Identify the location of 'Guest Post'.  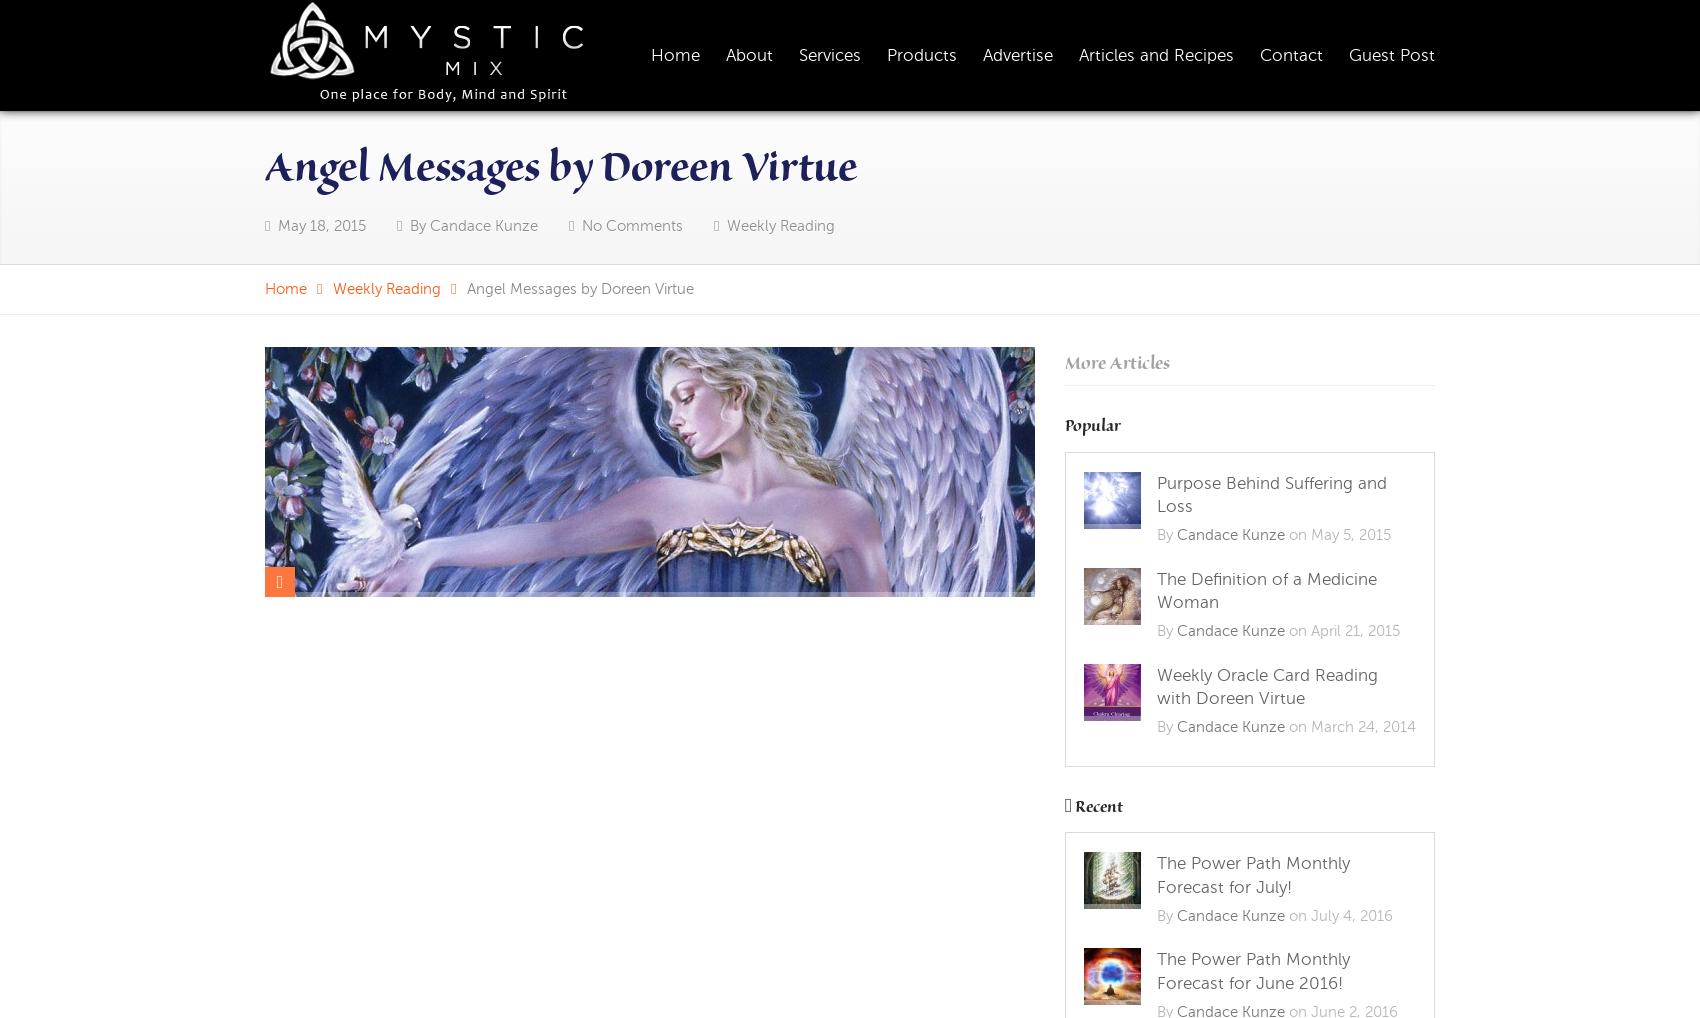
(1390, 54).